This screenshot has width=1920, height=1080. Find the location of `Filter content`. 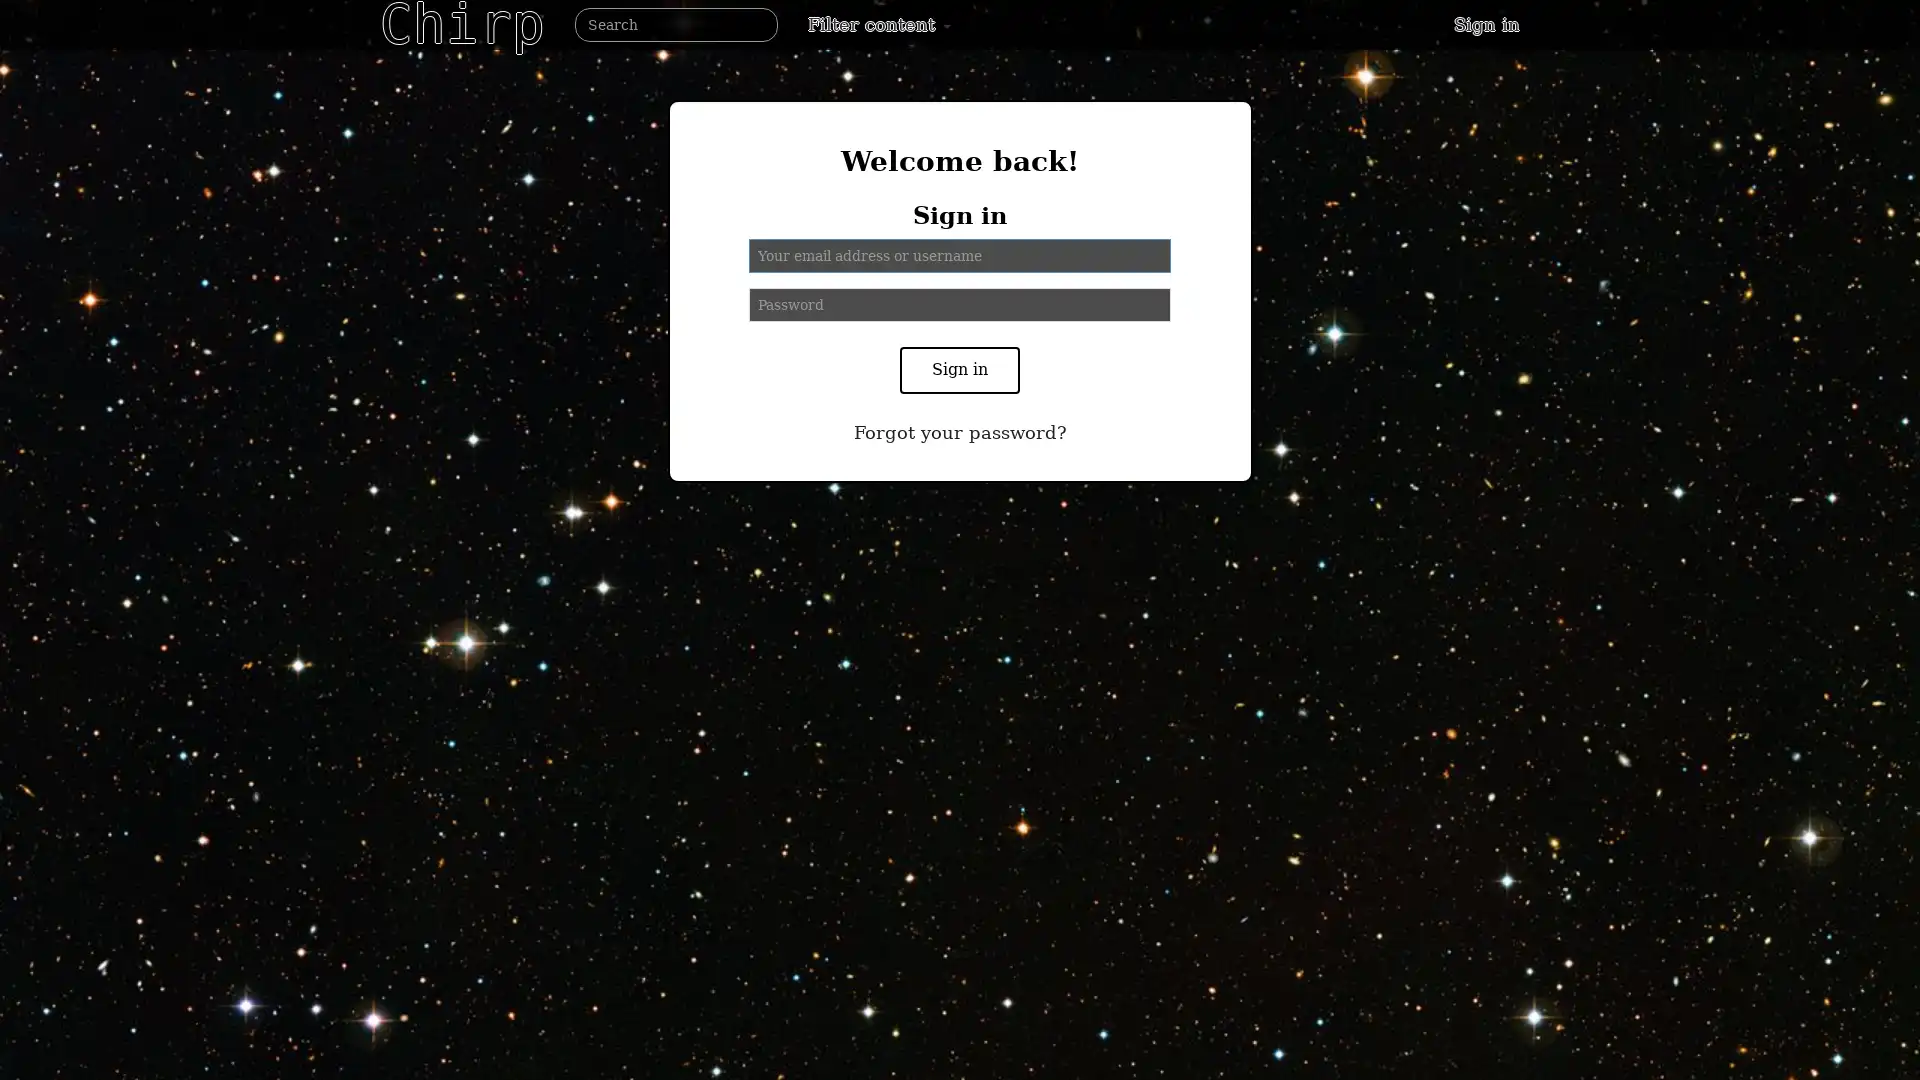

Filter content is located at coordinates (879, 24).